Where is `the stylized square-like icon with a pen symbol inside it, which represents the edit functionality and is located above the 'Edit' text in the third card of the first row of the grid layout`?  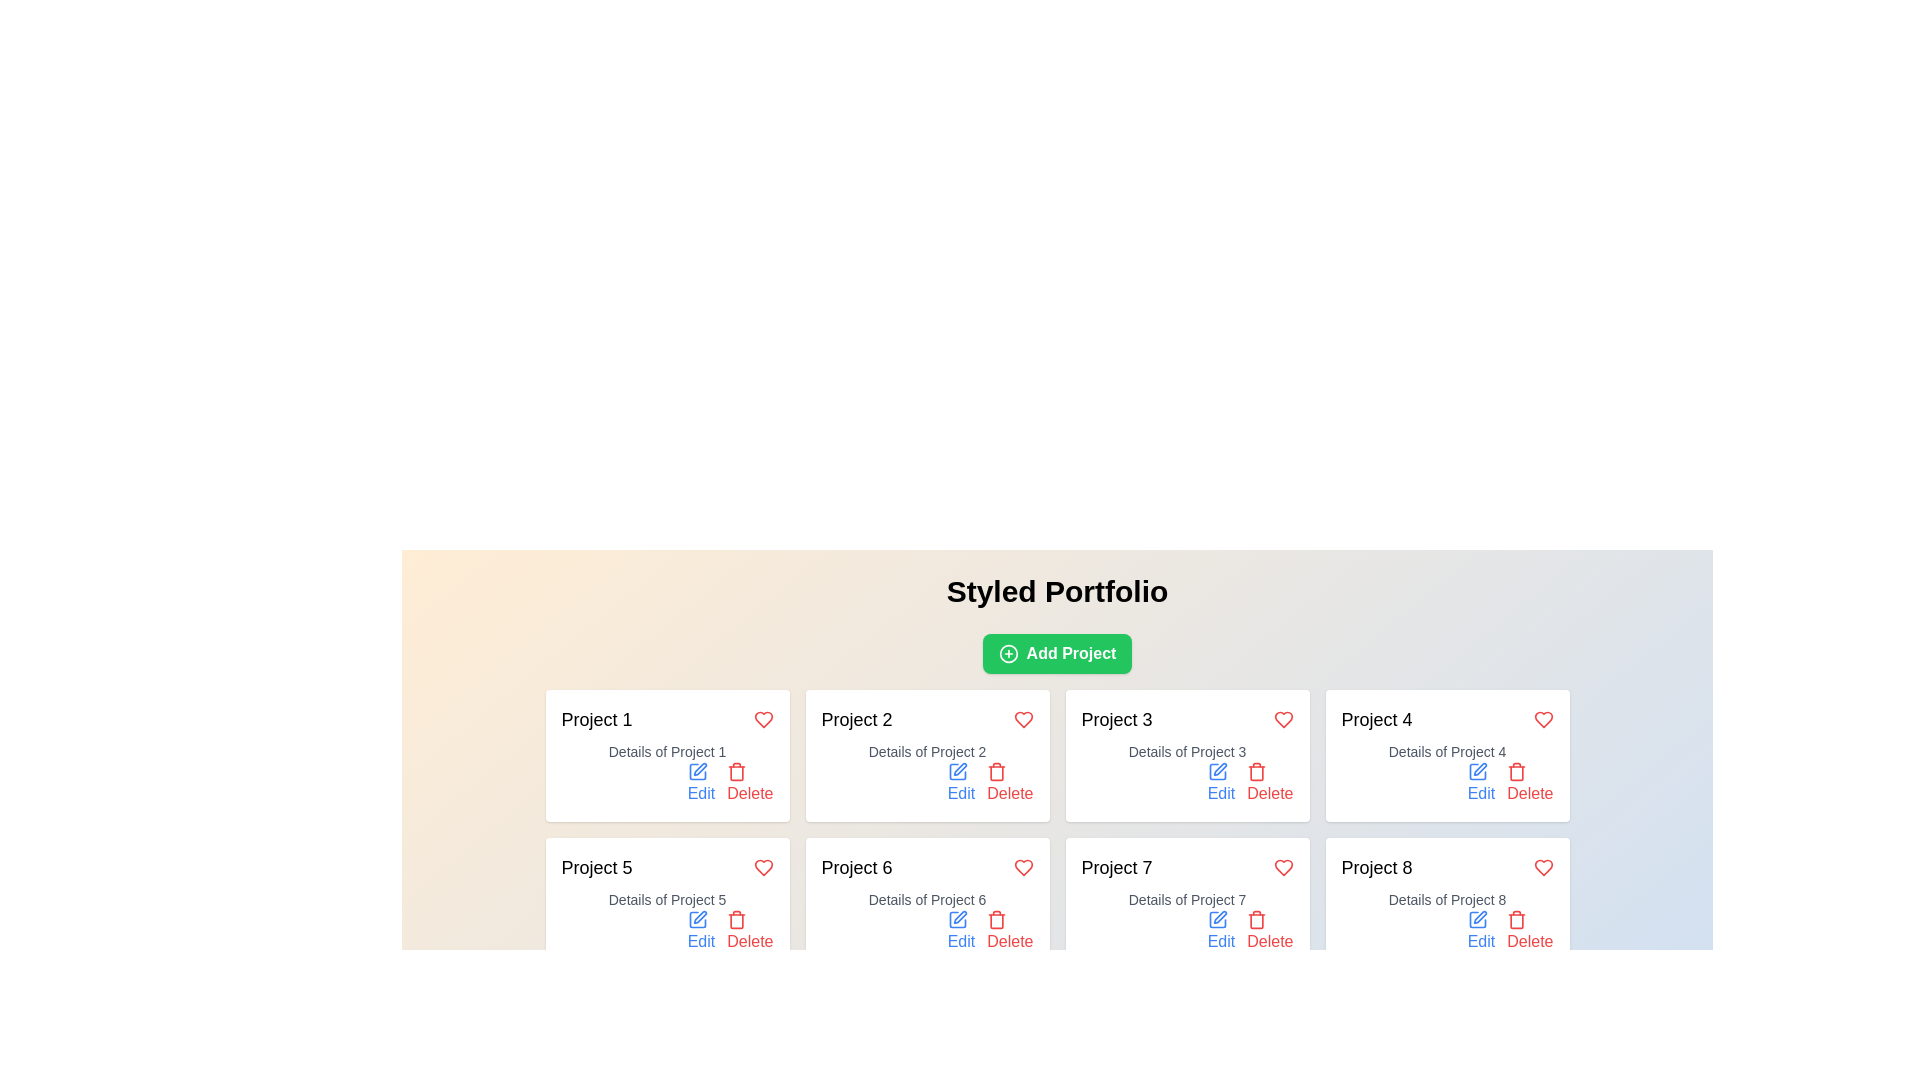
the stylized square-like icon with a pen symbol inside it, which represents the edit functionality and is located above the 'Edit' text in the third card of the first row of the grid layout is located at coordinates (1219, 768).